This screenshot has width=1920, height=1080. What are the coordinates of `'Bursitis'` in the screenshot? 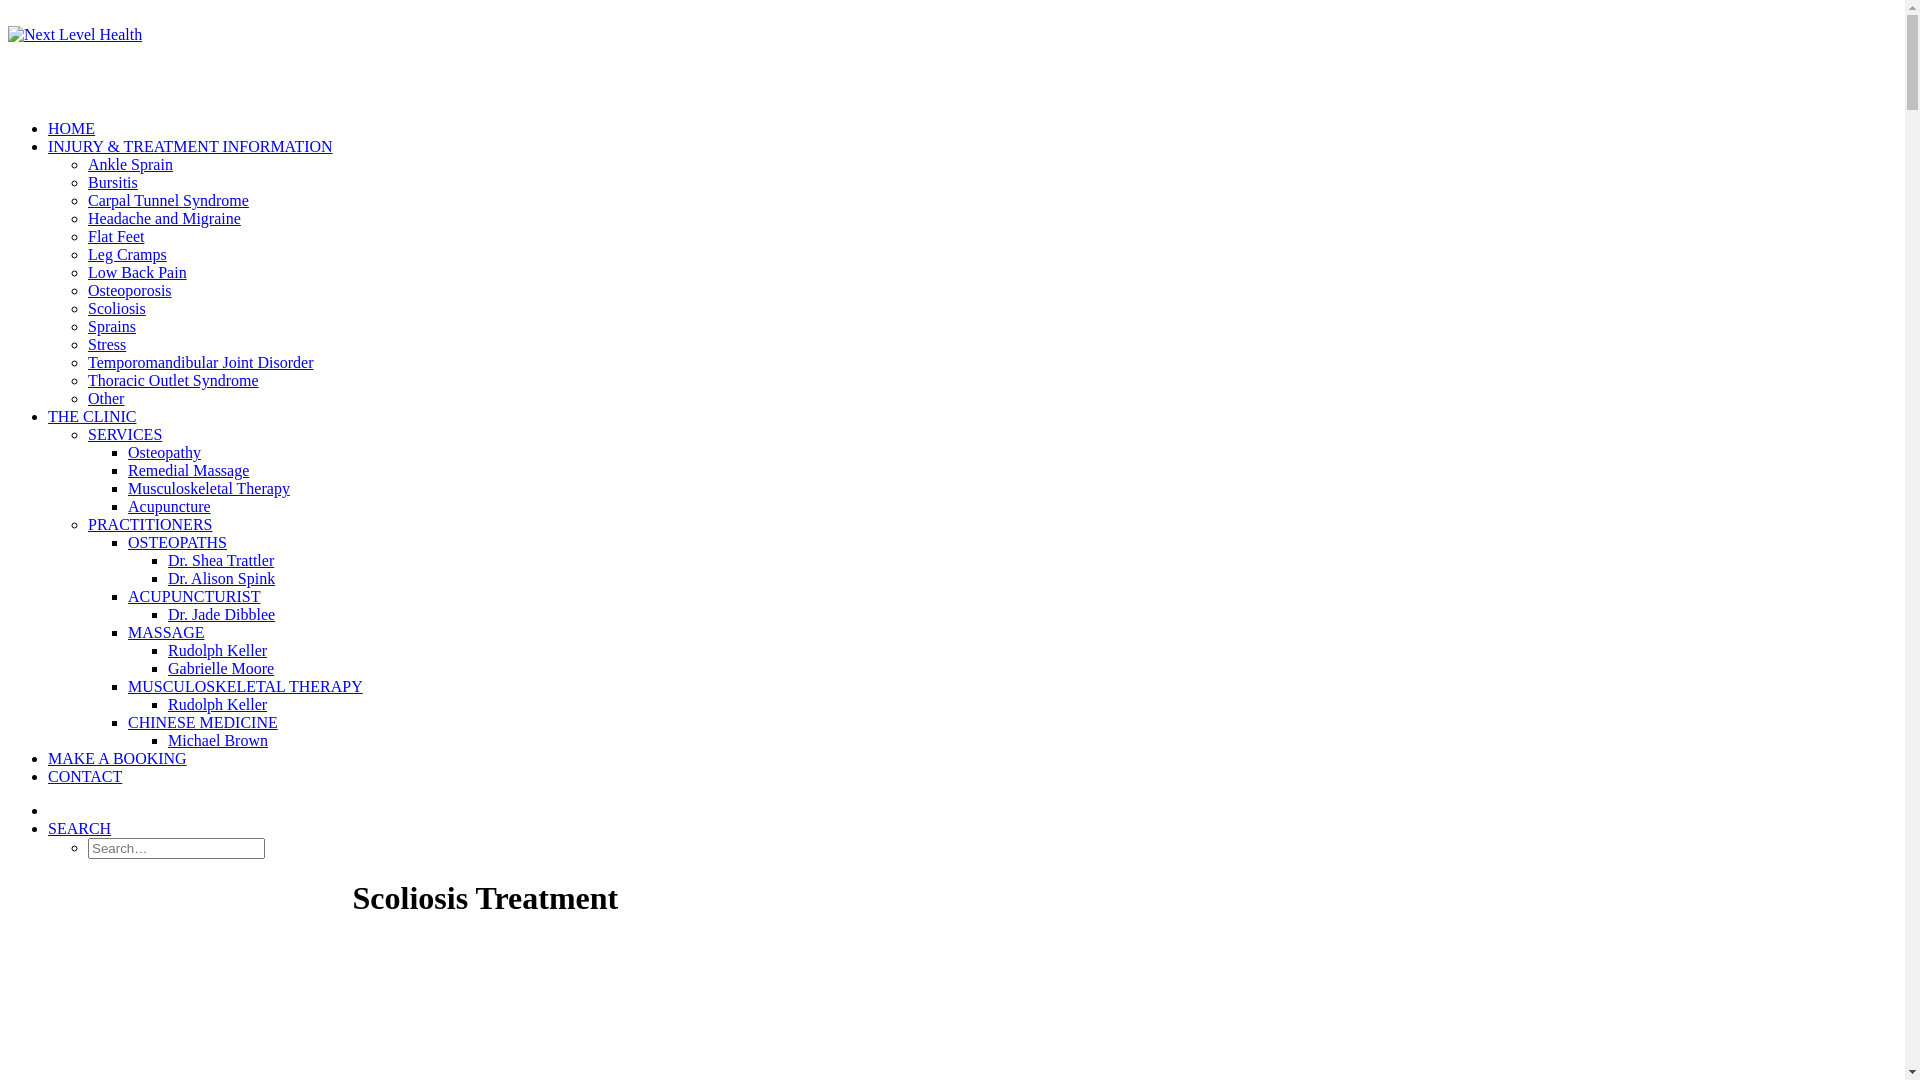 It's located at (86, 182).